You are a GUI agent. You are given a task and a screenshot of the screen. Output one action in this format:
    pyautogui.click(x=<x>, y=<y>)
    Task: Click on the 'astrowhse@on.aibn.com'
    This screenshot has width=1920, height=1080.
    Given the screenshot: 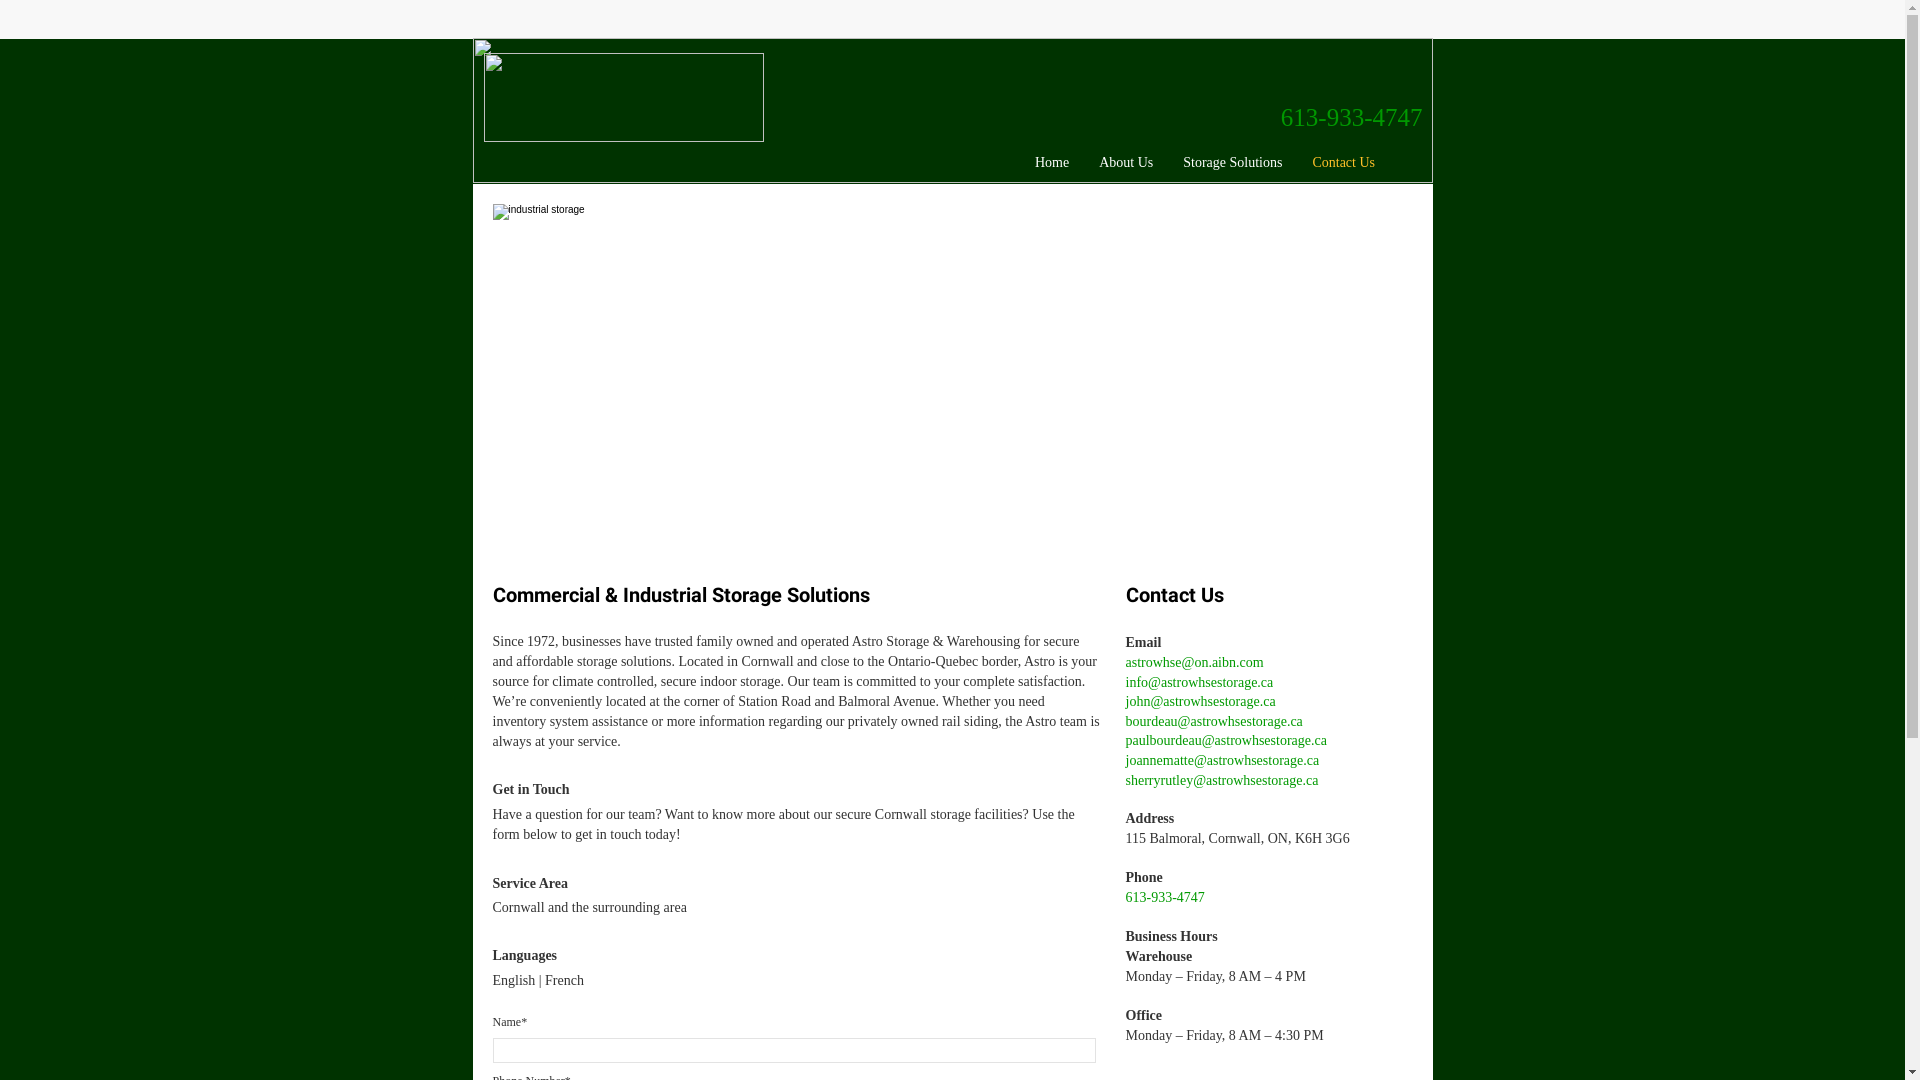 What is the action you would take?
    pyautogui.click(x=1195, y=663)
    